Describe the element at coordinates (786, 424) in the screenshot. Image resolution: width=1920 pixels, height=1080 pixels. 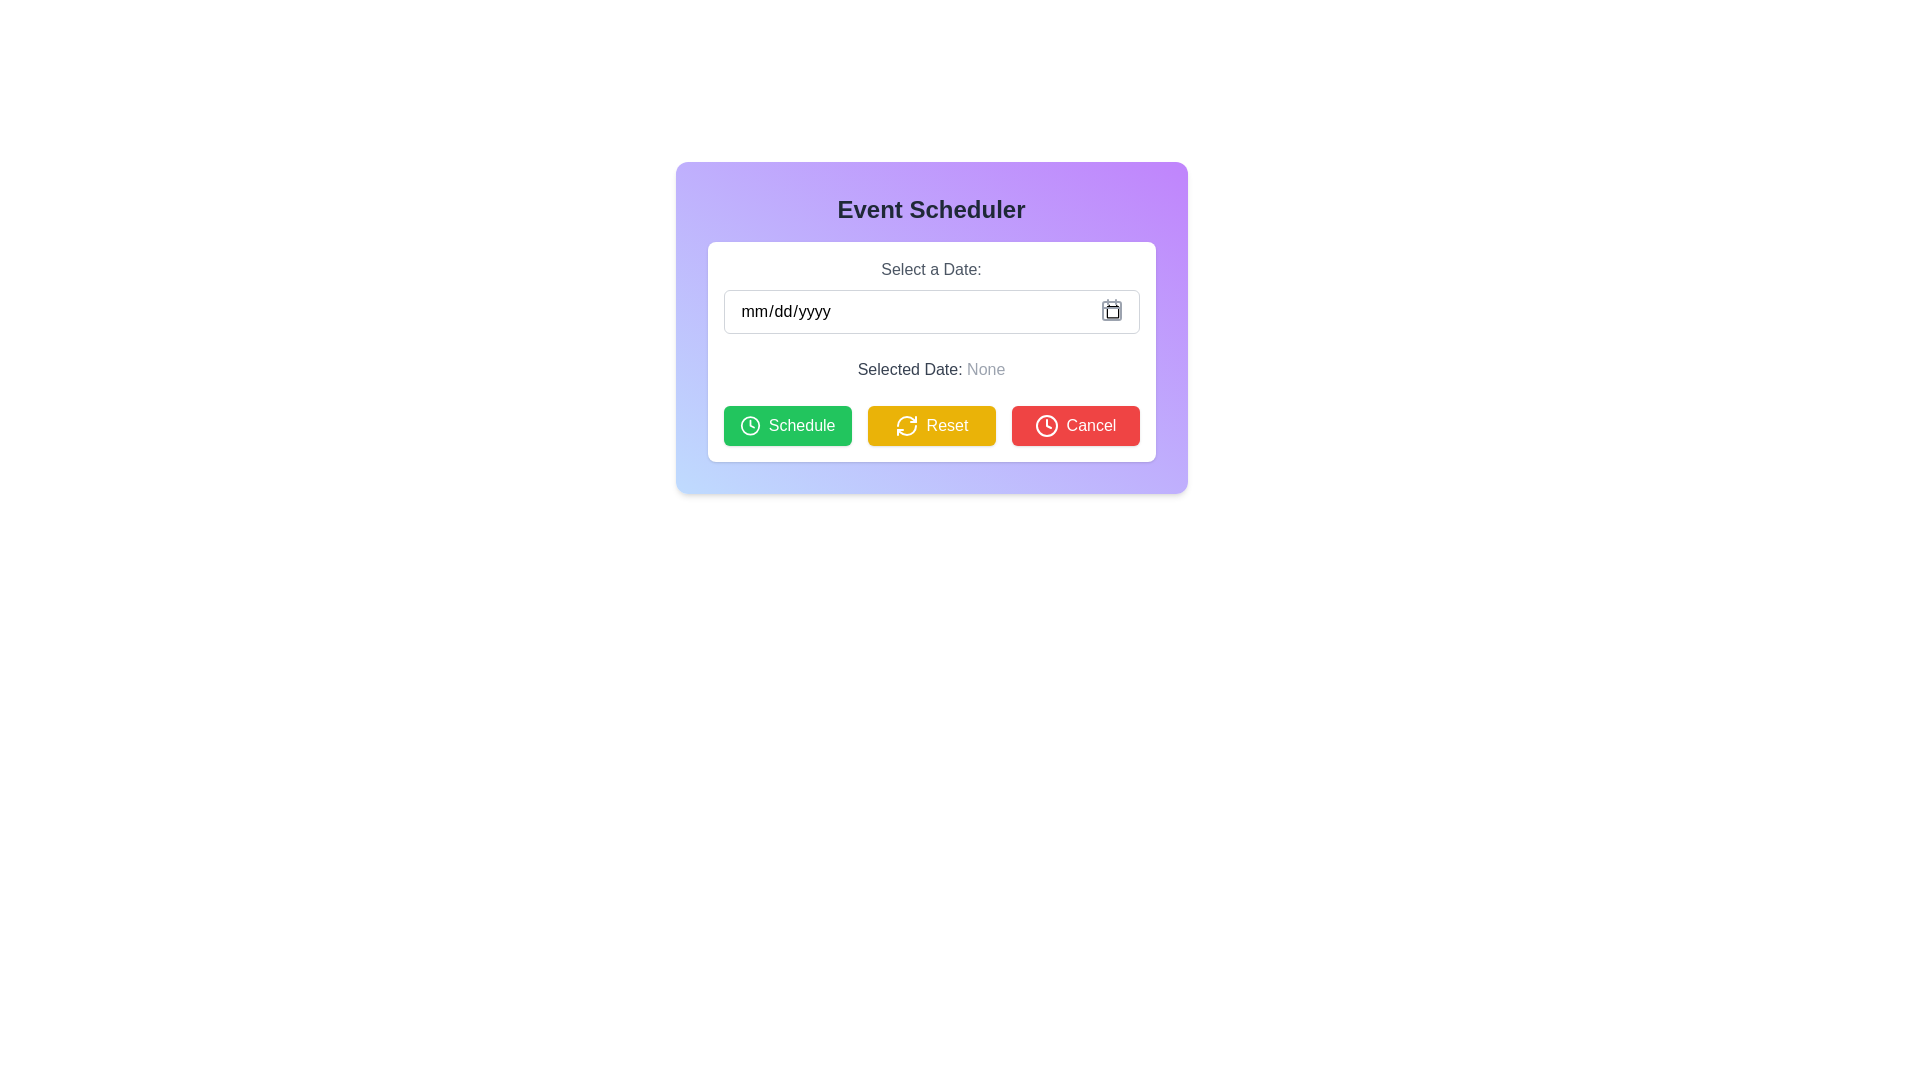
I see `the leftmost button in the grid to finalize the scheduling action for the selected date` at that location.